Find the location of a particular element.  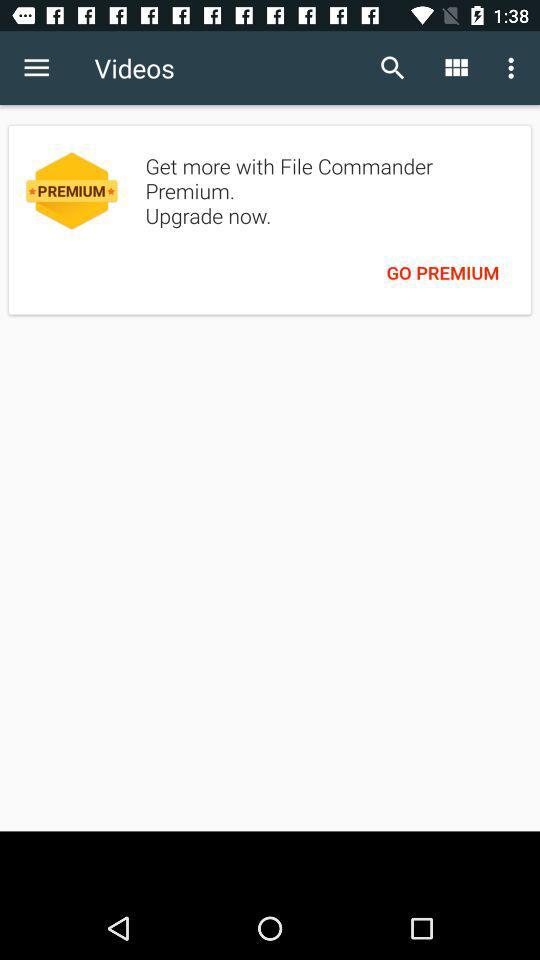

the item to the left of the videos item is located at coordinates (36, 68).